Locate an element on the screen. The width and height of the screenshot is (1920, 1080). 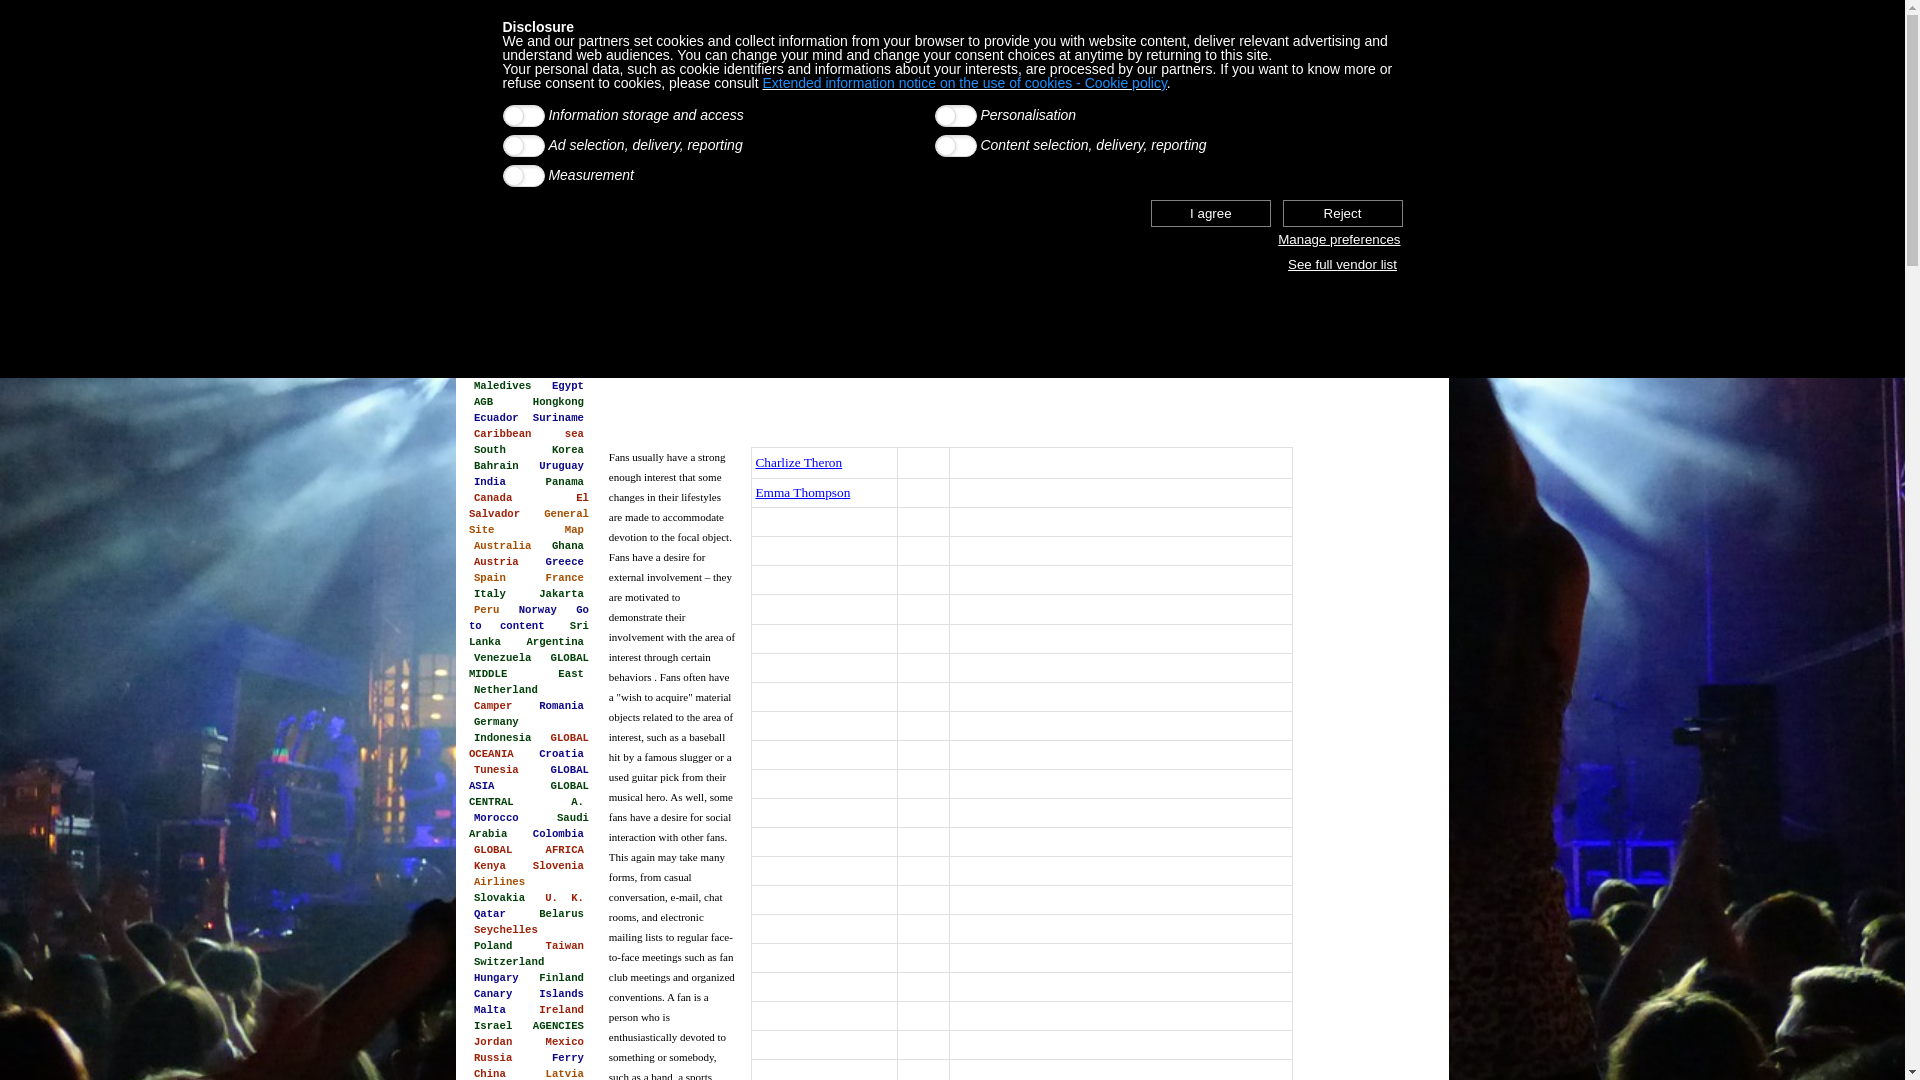
'Suriname' is located at coordinates (558, 416).